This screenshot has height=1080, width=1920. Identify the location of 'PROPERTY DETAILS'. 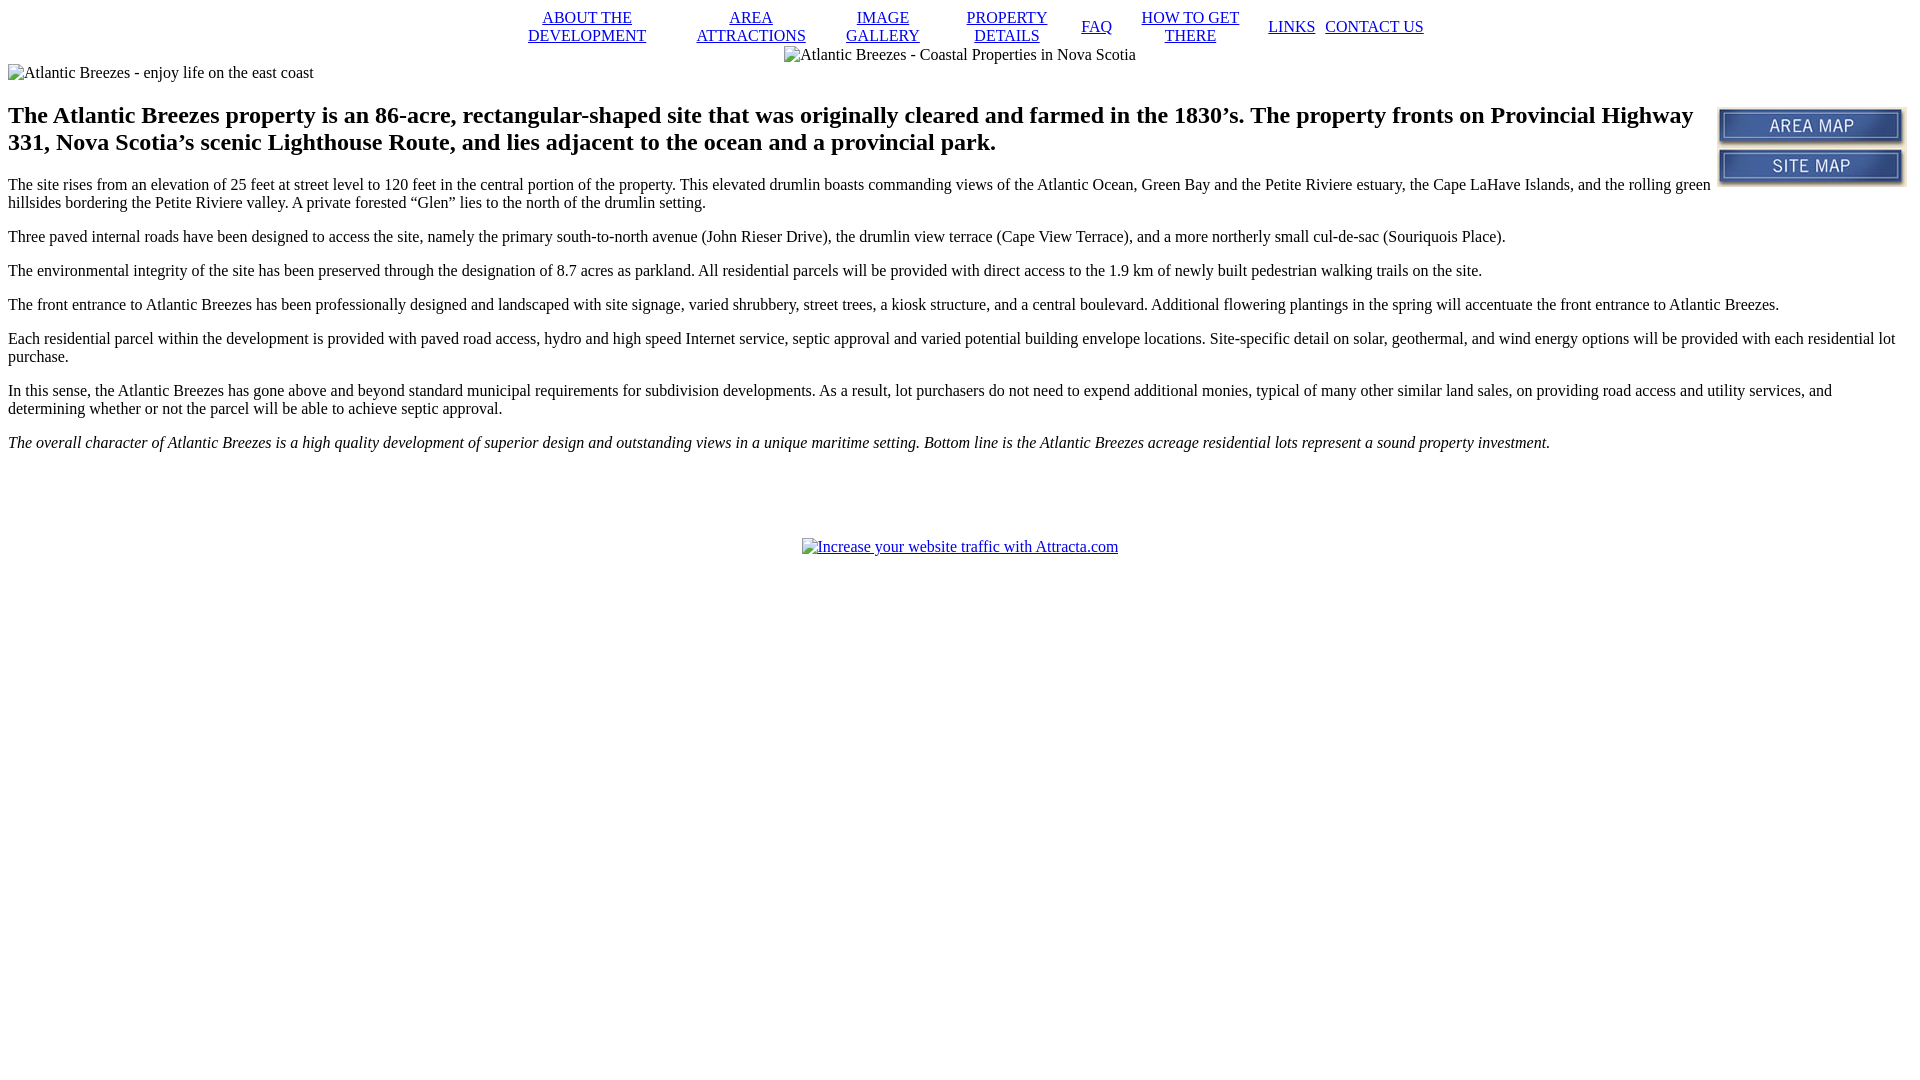
(1007, 26).